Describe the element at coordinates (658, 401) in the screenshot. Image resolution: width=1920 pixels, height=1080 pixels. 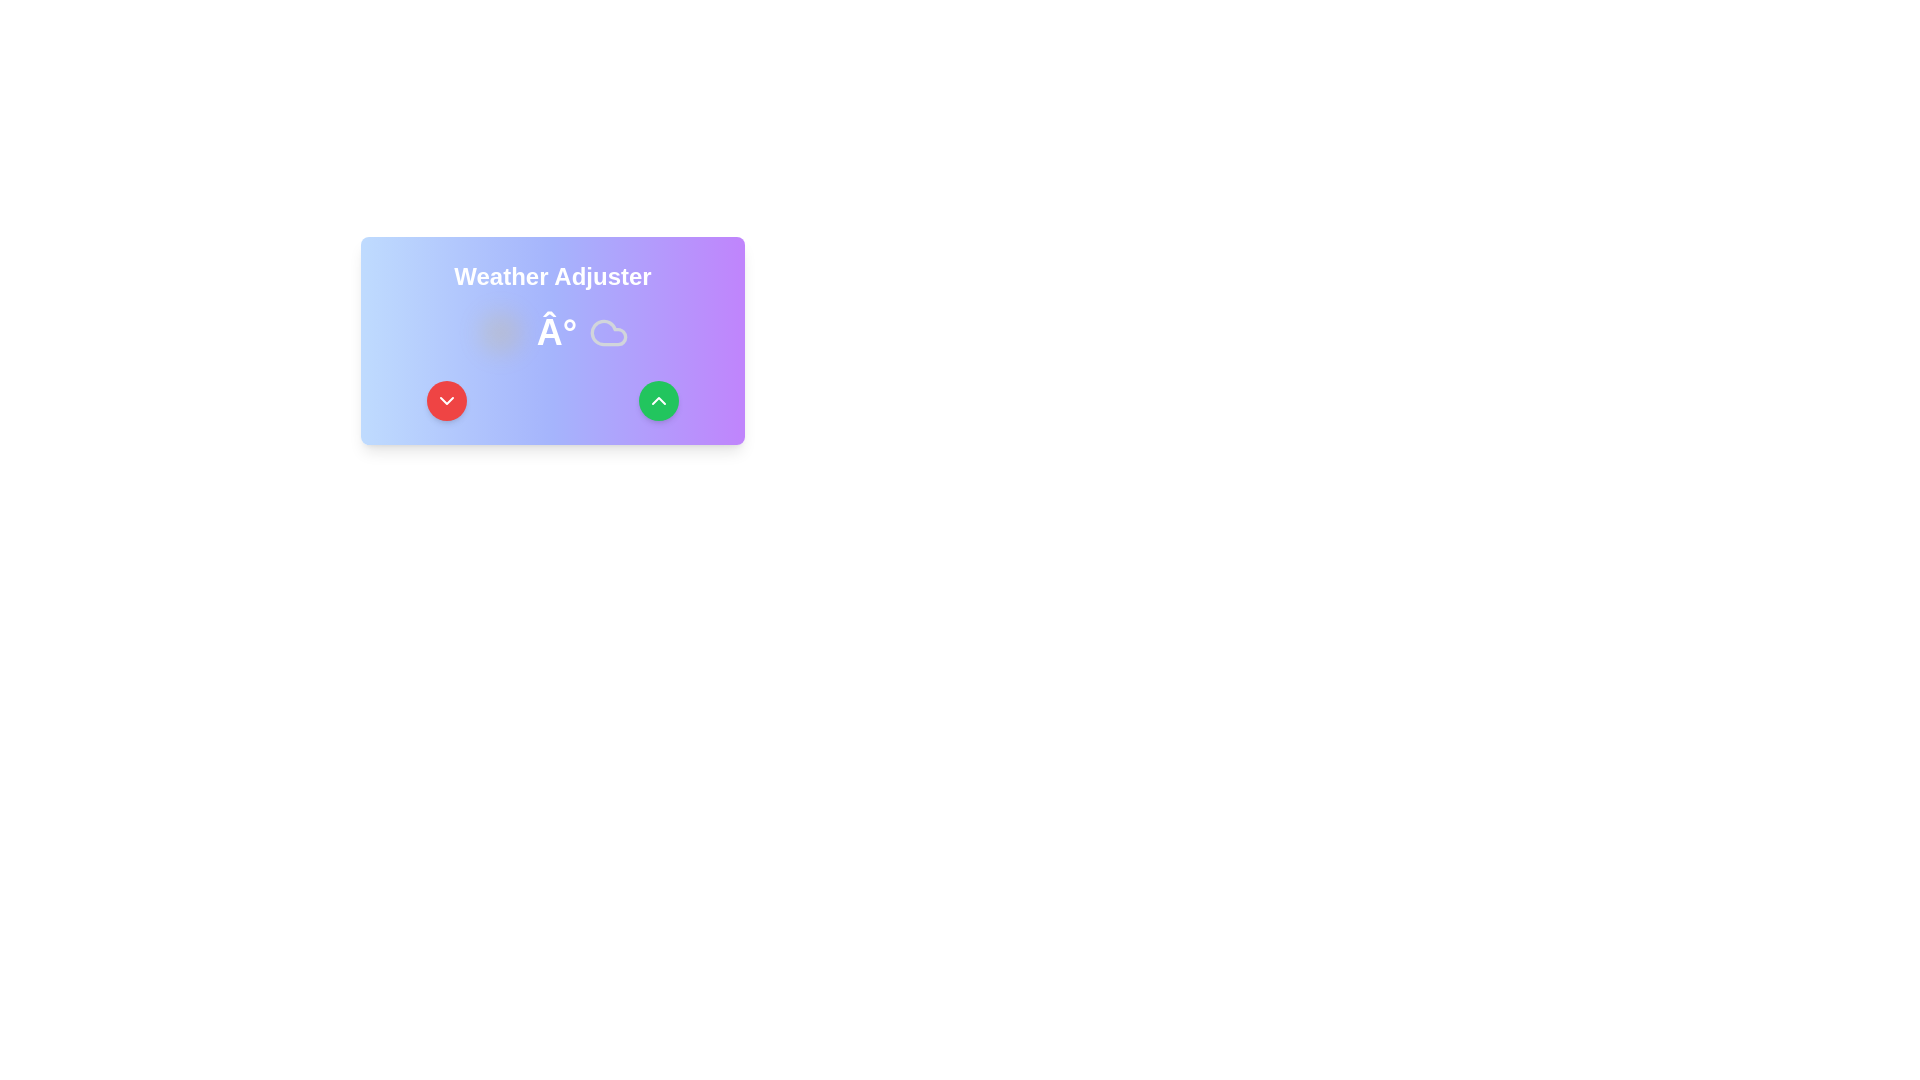
I see `the green circular button with a white upward-pointing chevron icon, located in the bottom-right corner of the light purple gradient card beneath the 'Weather Adjuster' label` at that location.